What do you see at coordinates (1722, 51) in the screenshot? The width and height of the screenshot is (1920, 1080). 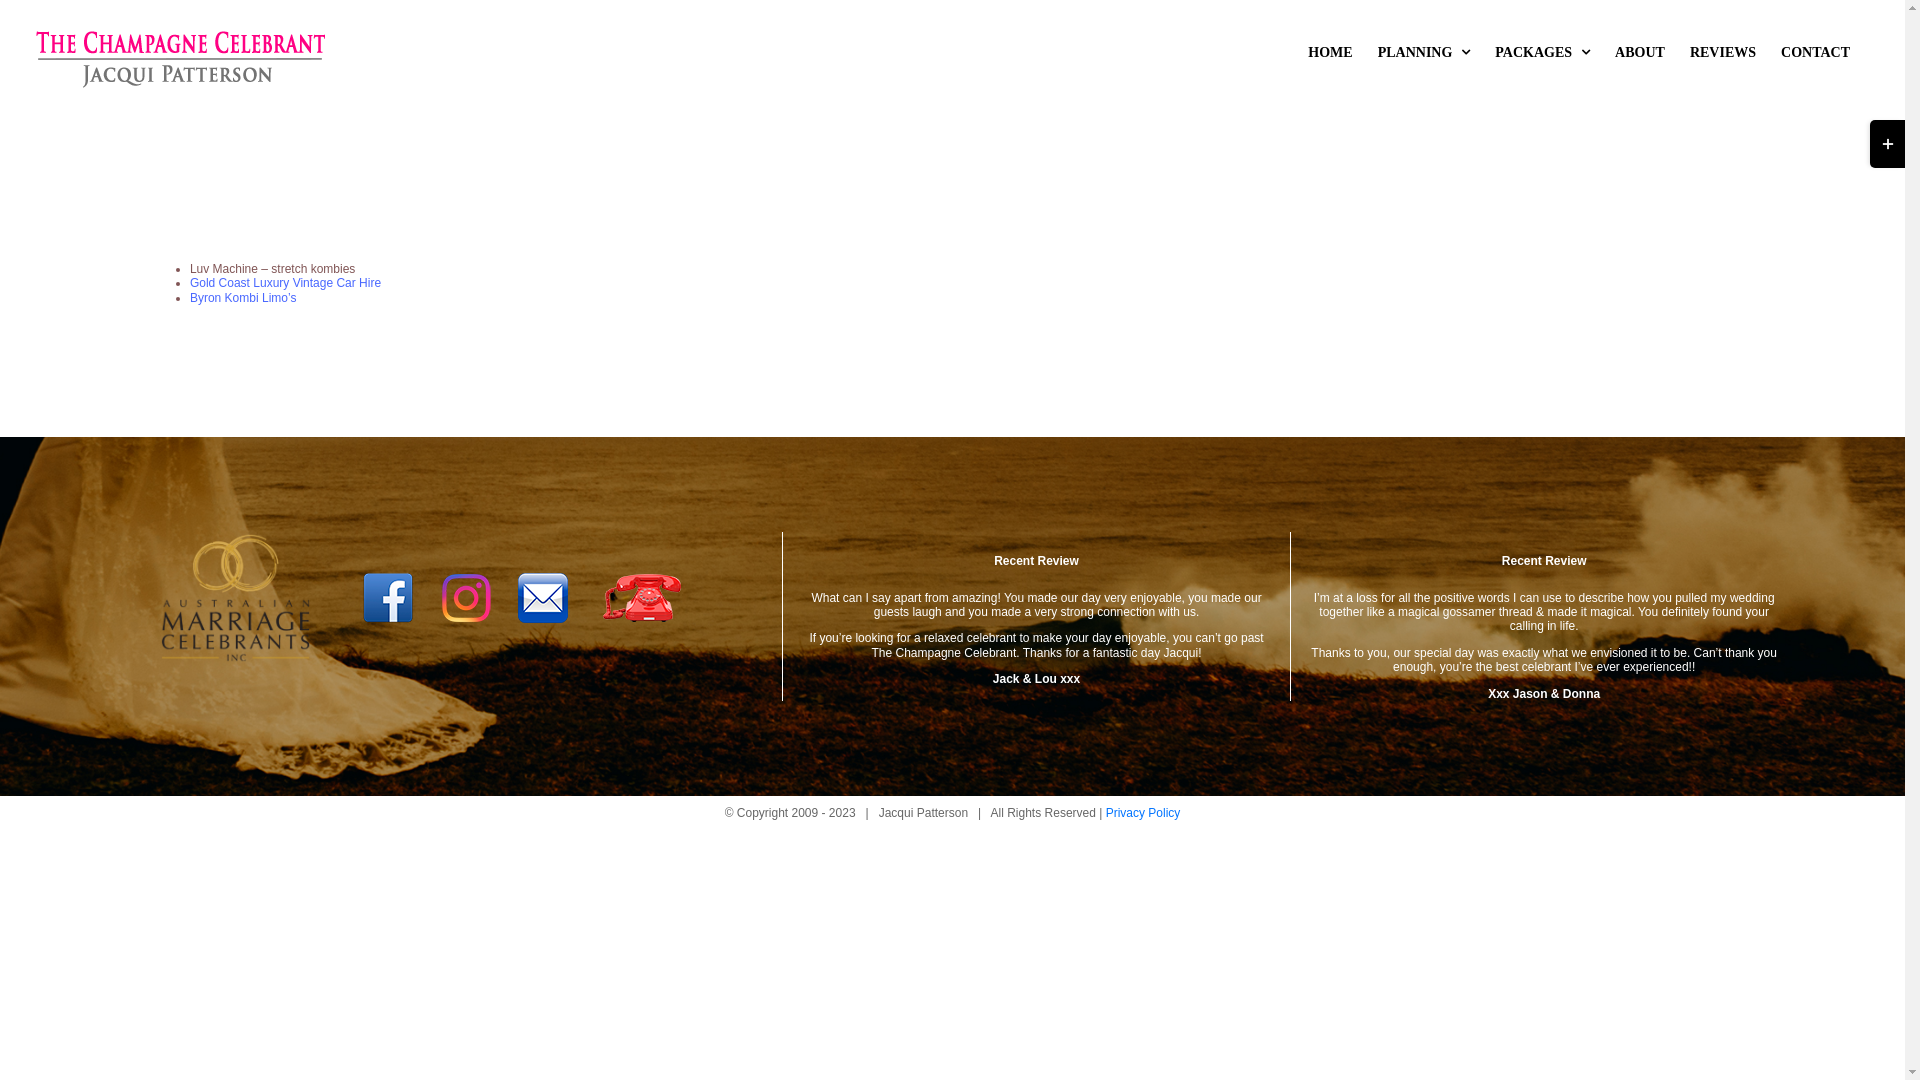 I see `'REVIEWS'` at bounding box center [1722, 51].